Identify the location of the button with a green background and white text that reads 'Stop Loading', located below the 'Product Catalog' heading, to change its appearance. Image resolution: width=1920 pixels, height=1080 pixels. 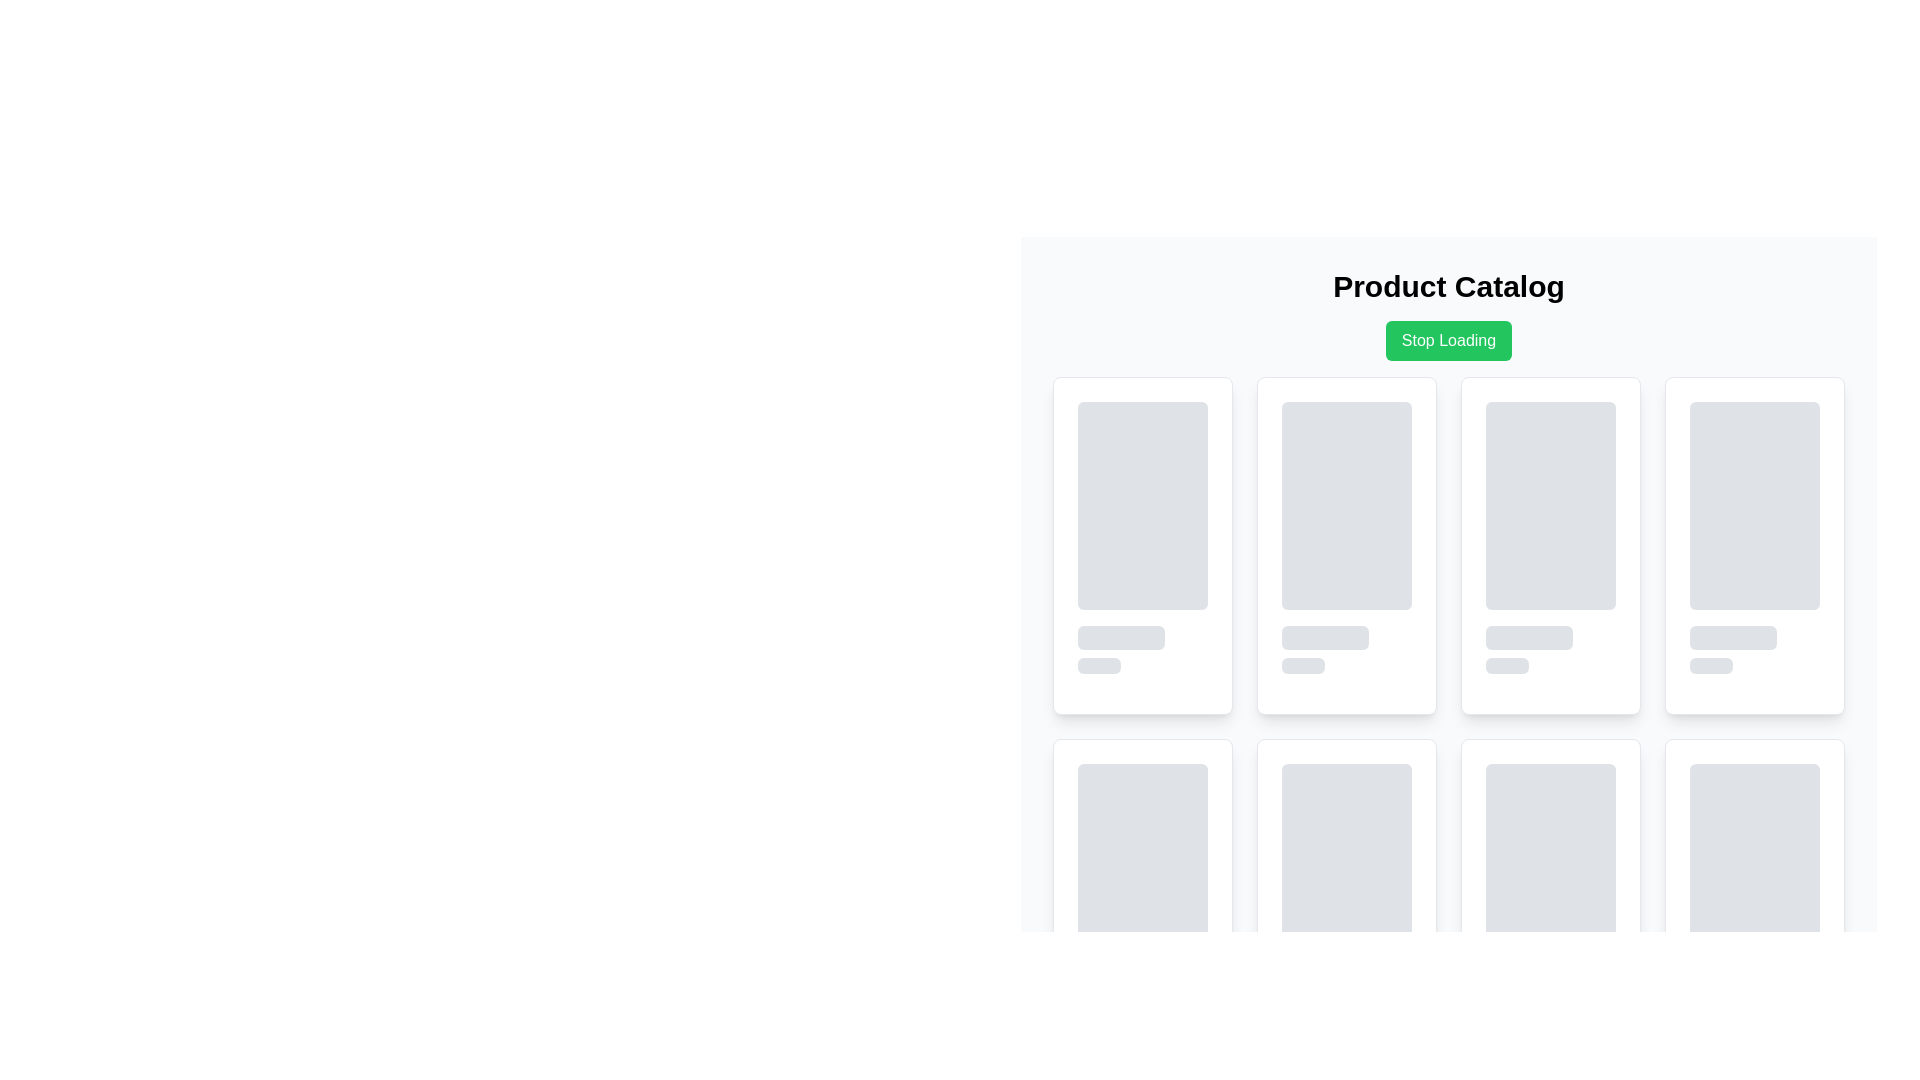
(1449, 339).